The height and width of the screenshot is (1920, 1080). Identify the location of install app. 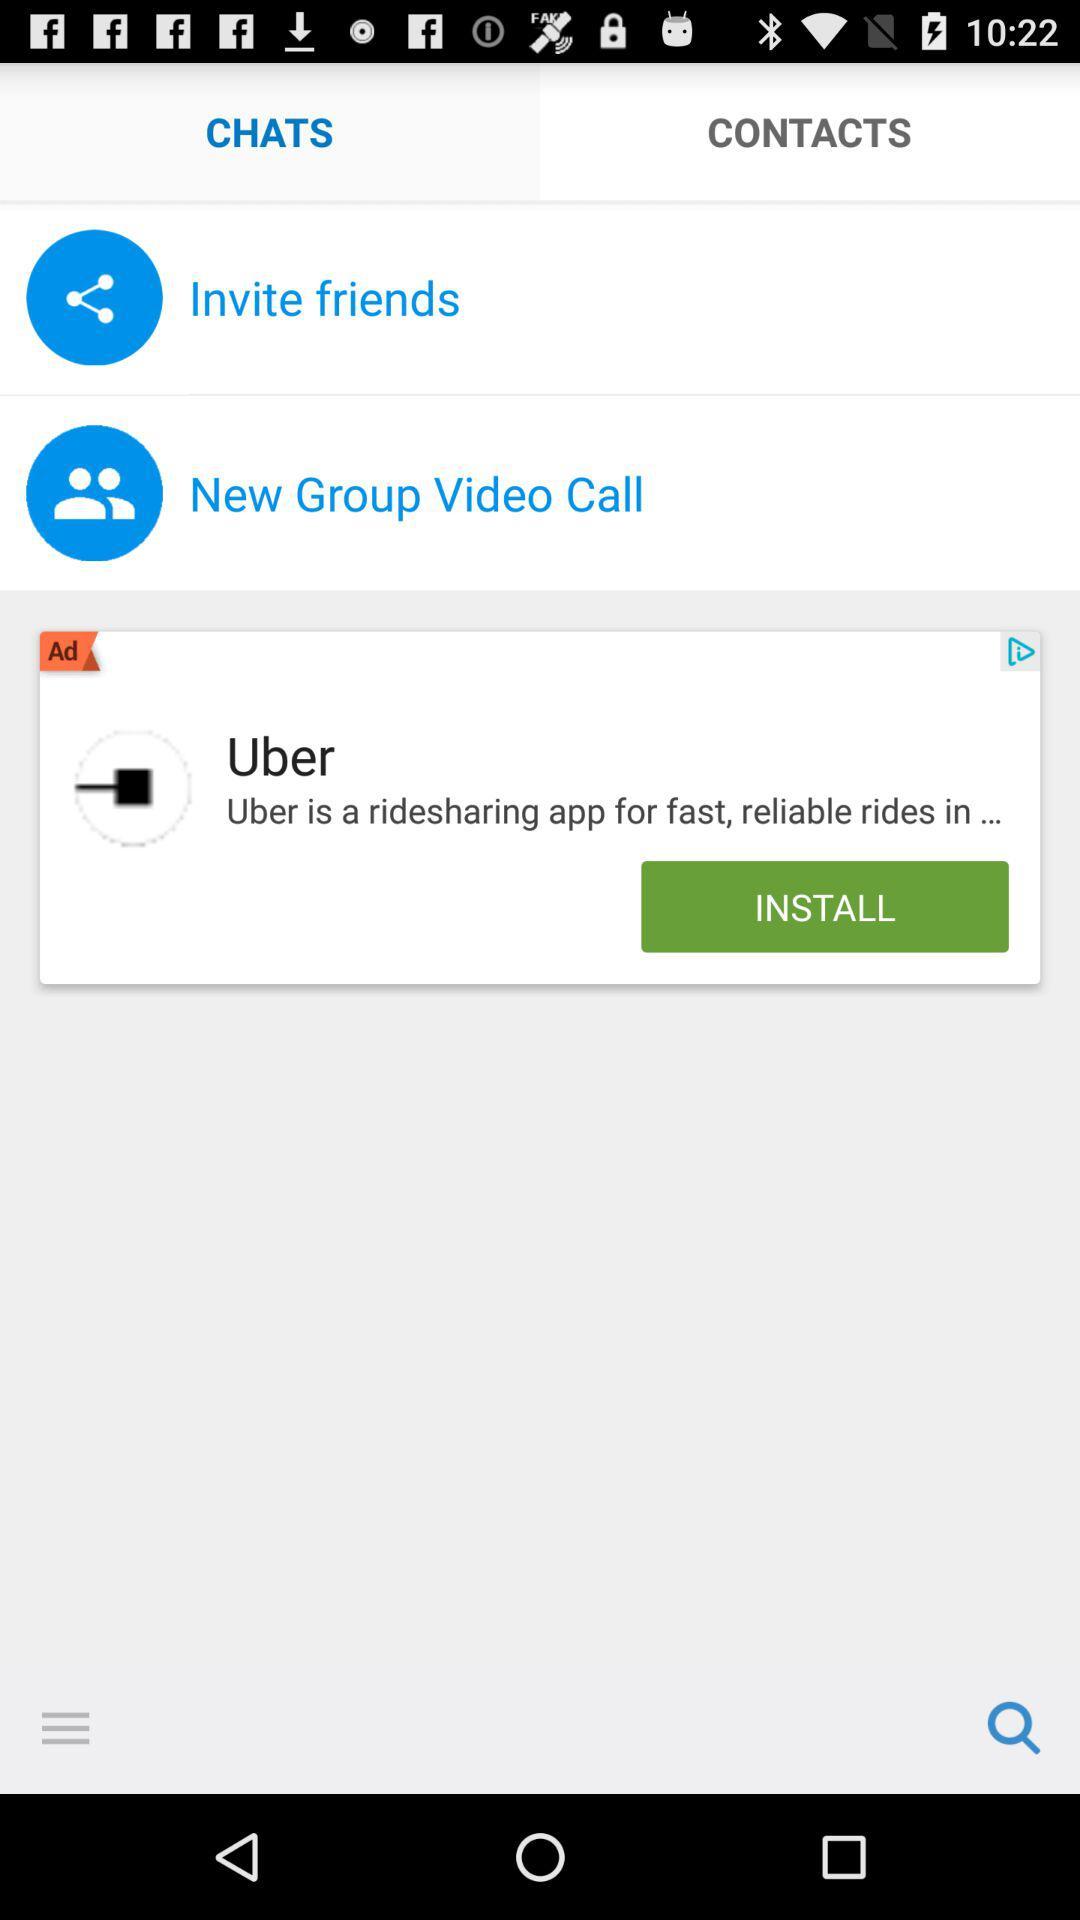
(133, 787).